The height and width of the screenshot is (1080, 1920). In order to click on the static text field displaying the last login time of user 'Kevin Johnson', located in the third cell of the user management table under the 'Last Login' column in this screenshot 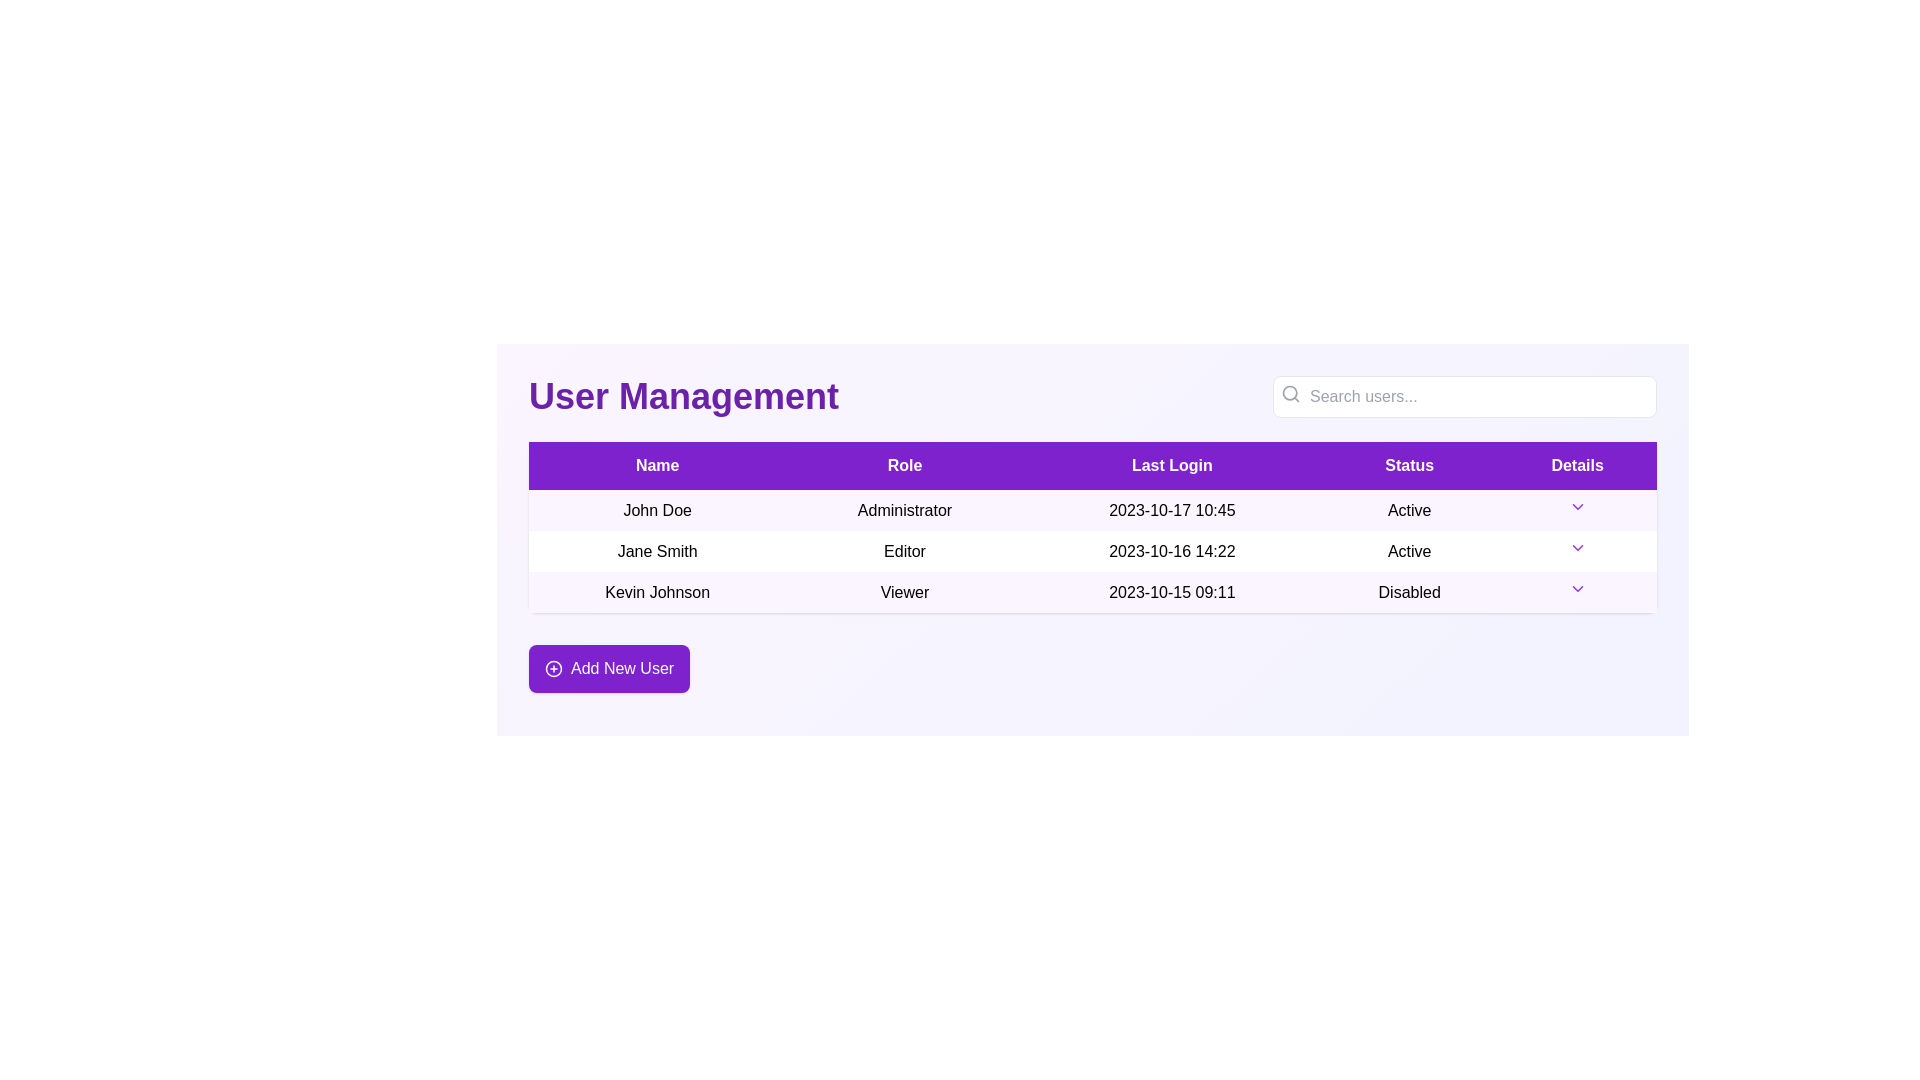, I will do `click(1172, 591)`.